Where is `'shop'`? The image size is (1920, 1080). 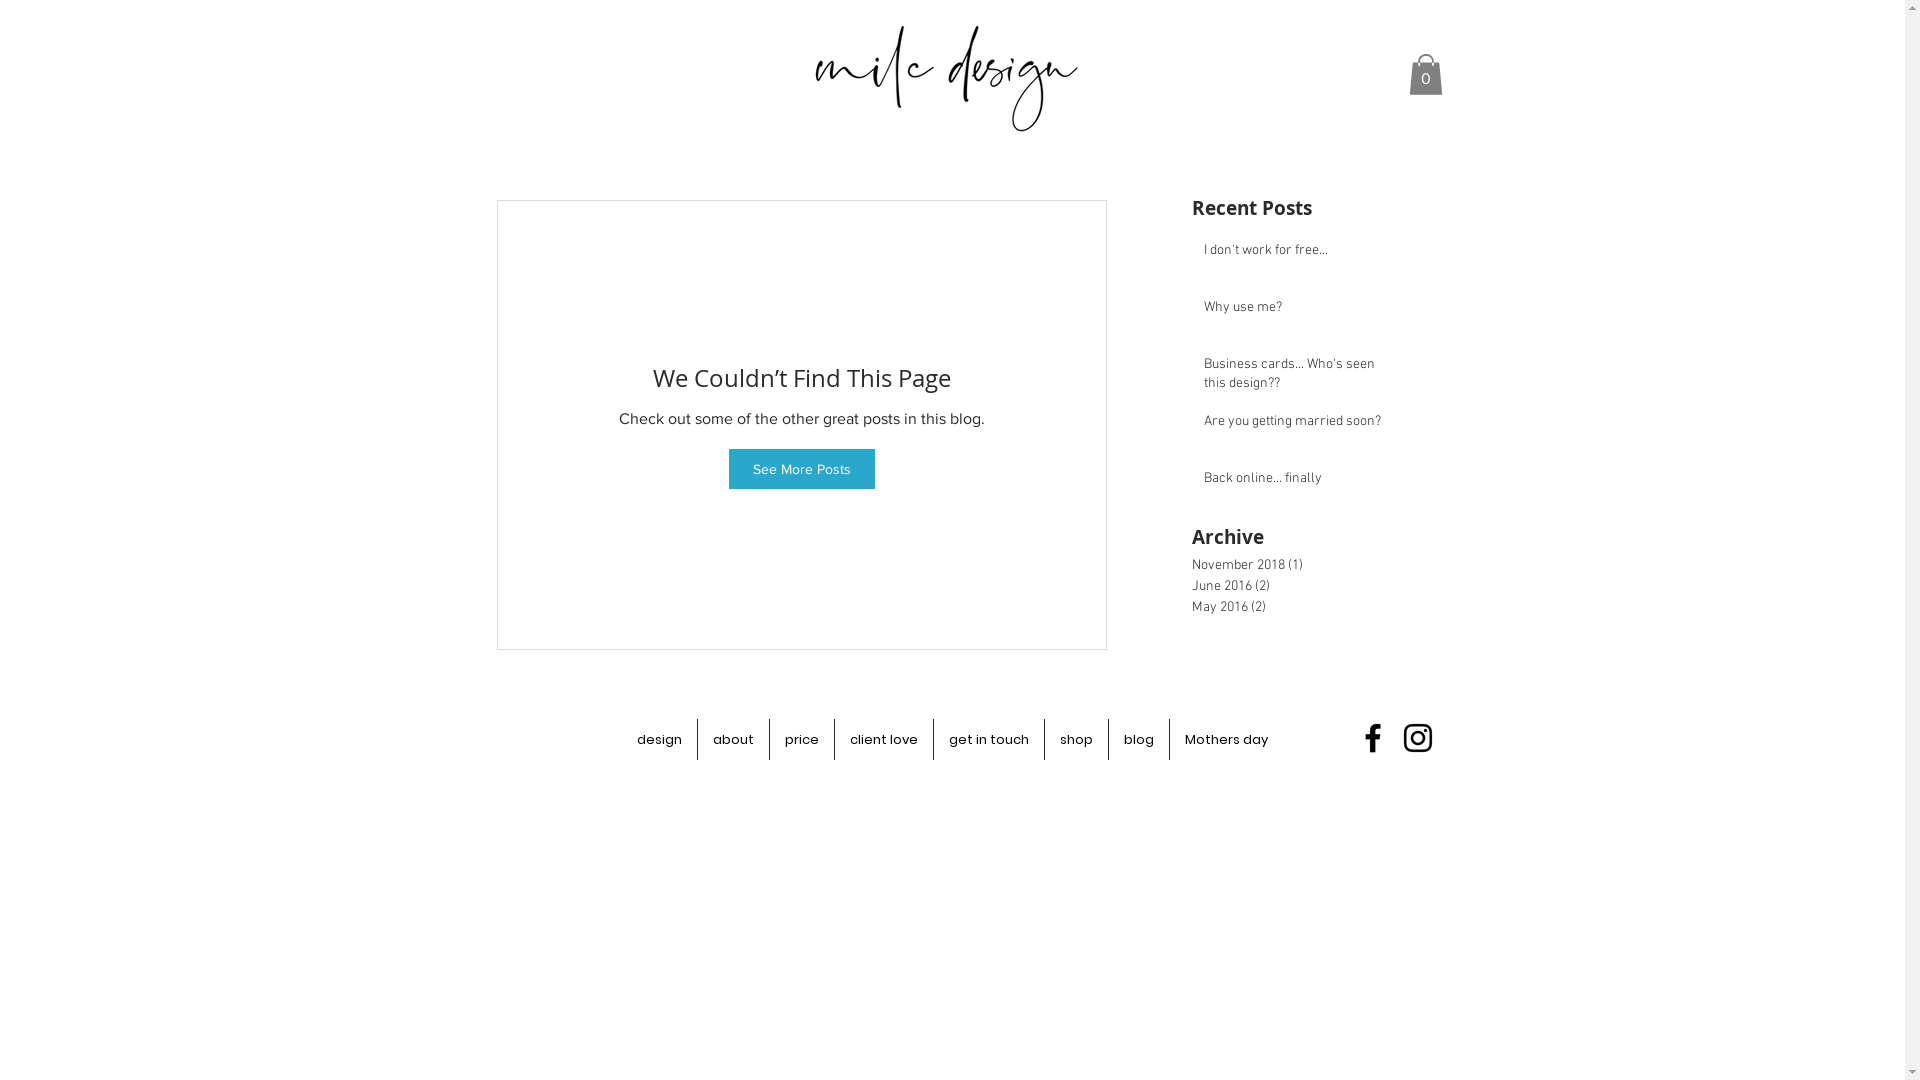 'shop' is located at coordinates (1044, 739).